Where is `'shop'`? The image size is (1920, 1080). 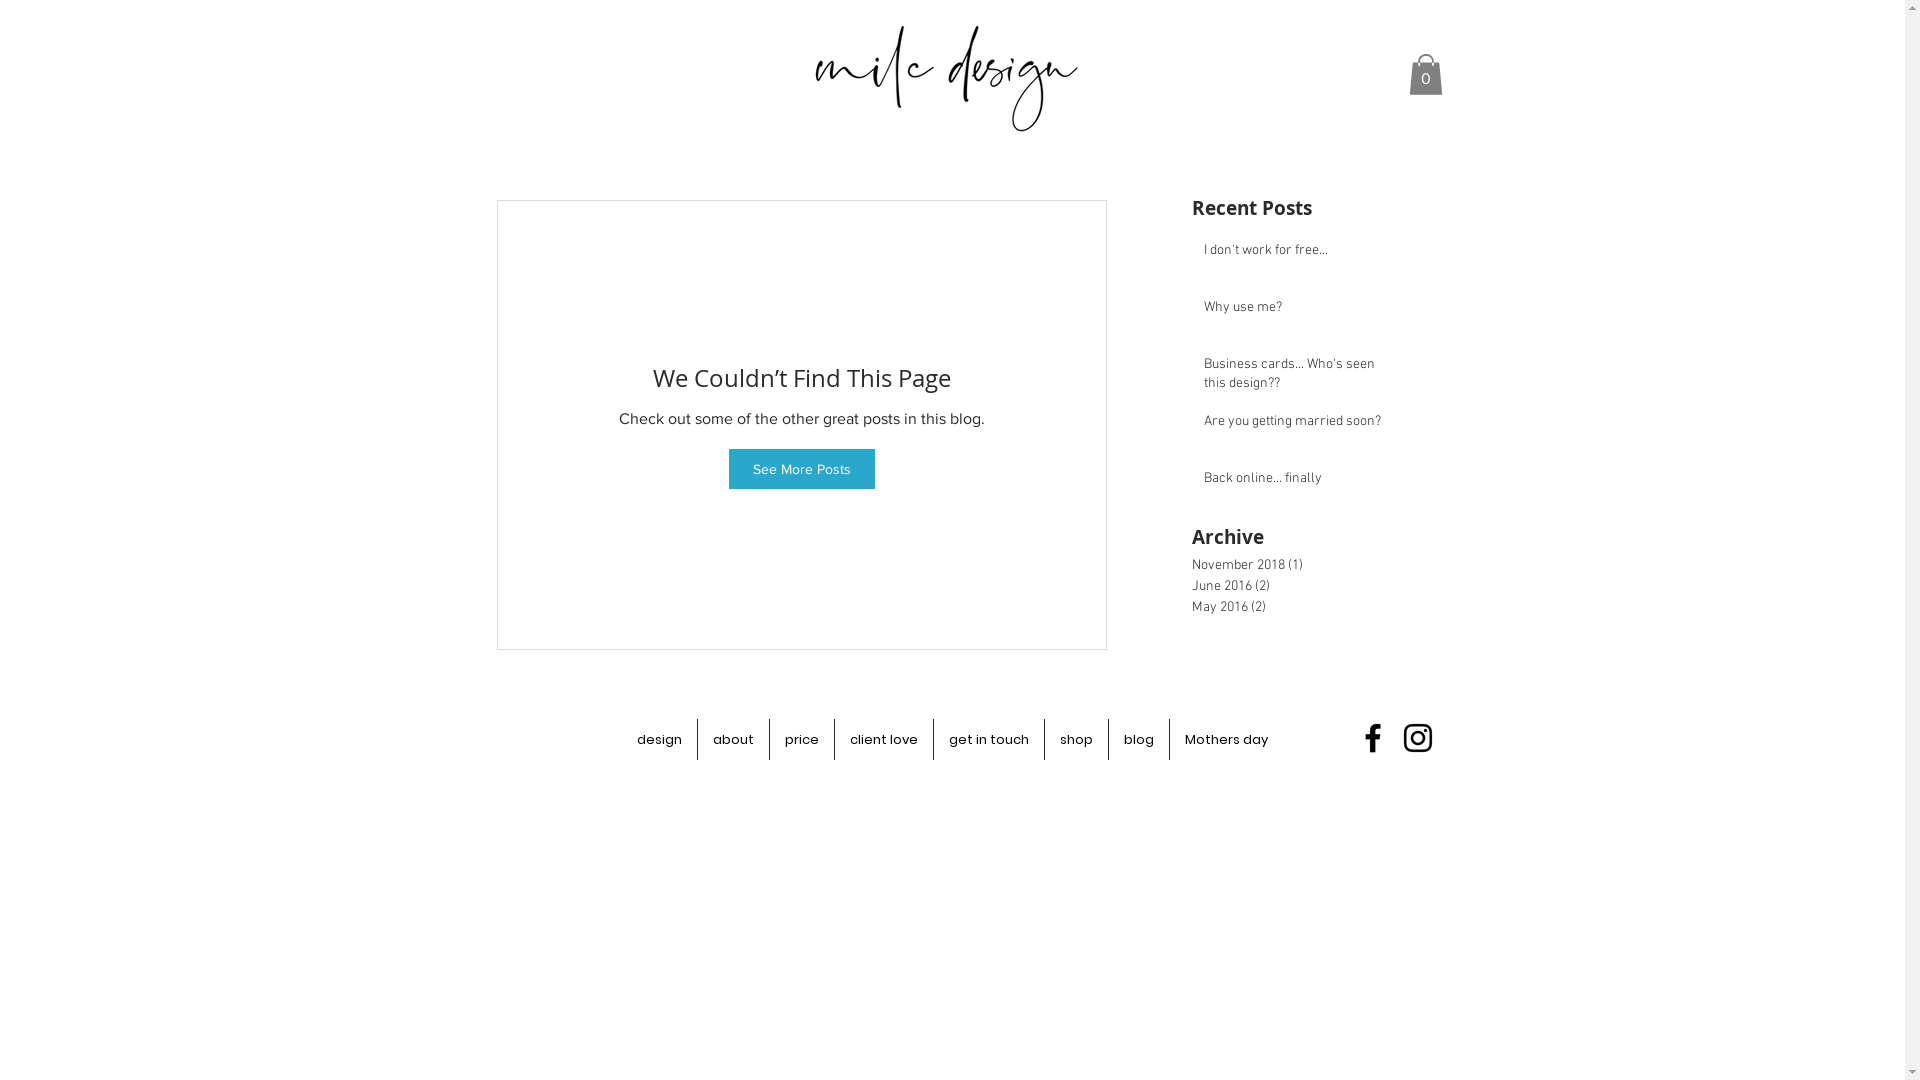 'shop' is located at coordinates (1044, 739).